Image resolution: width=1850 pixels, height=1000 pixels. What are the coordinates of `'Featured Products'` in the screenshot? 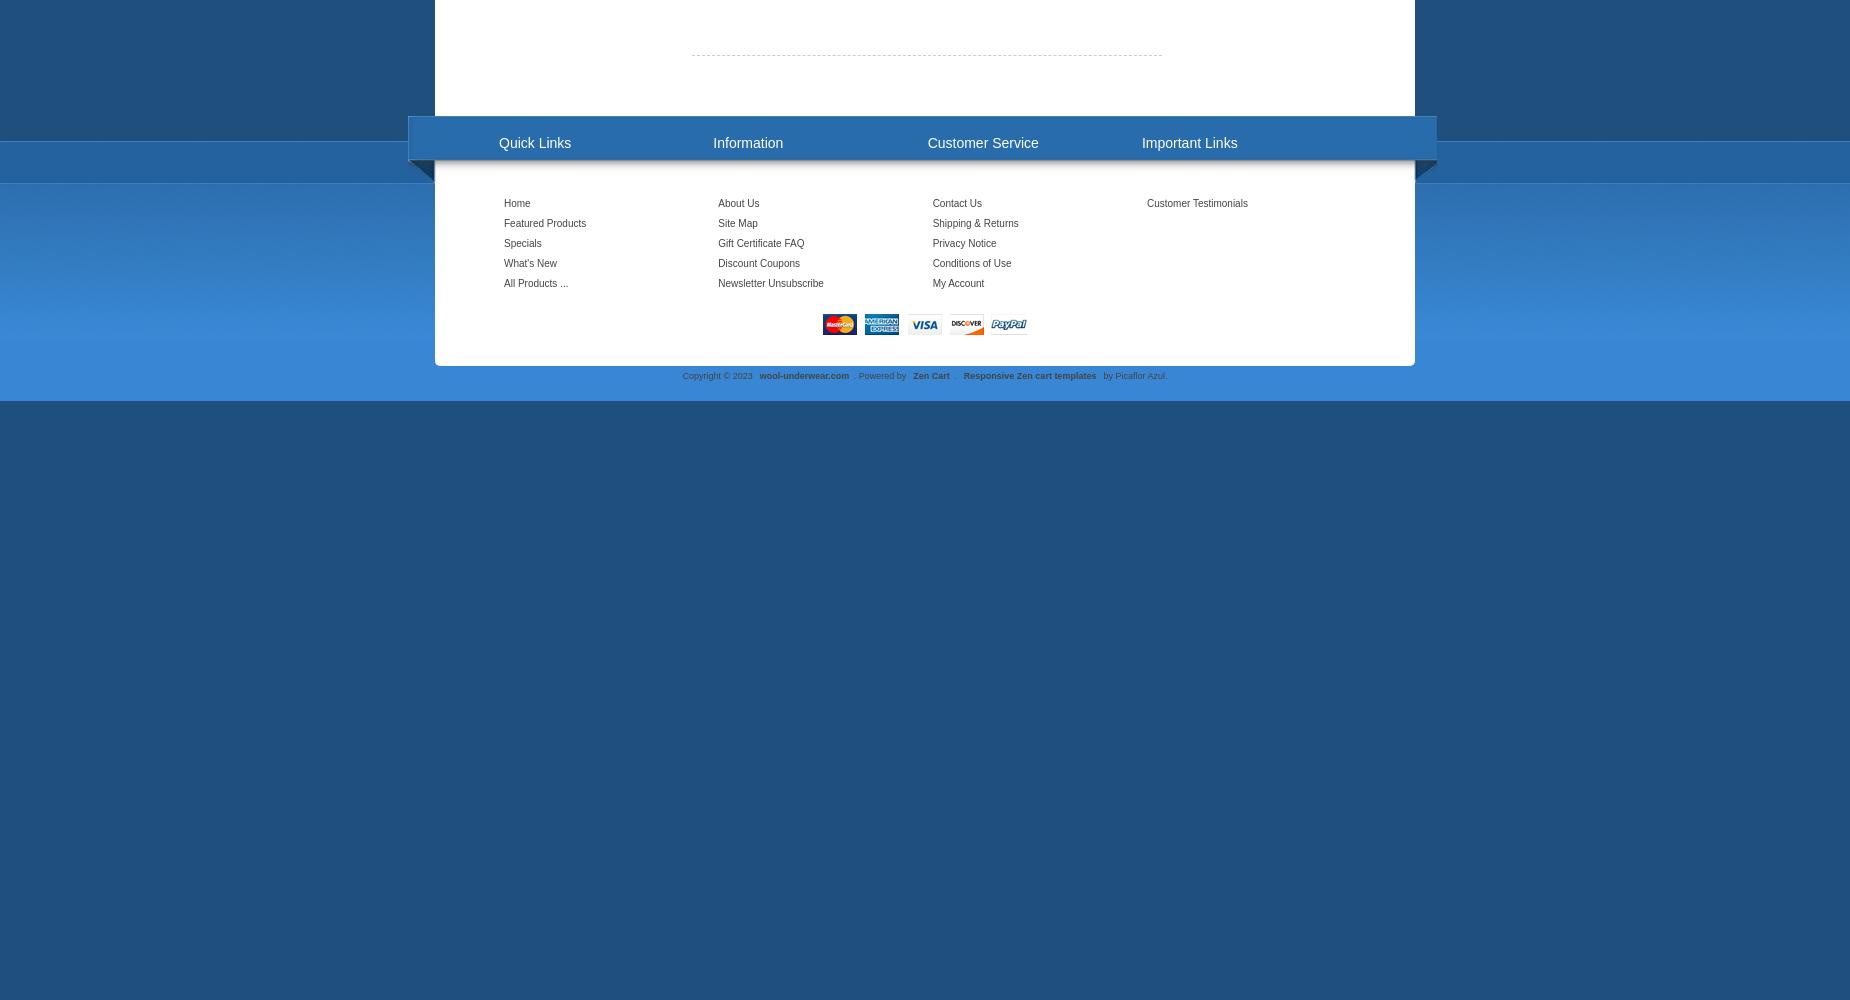 It's located at (545, 222).